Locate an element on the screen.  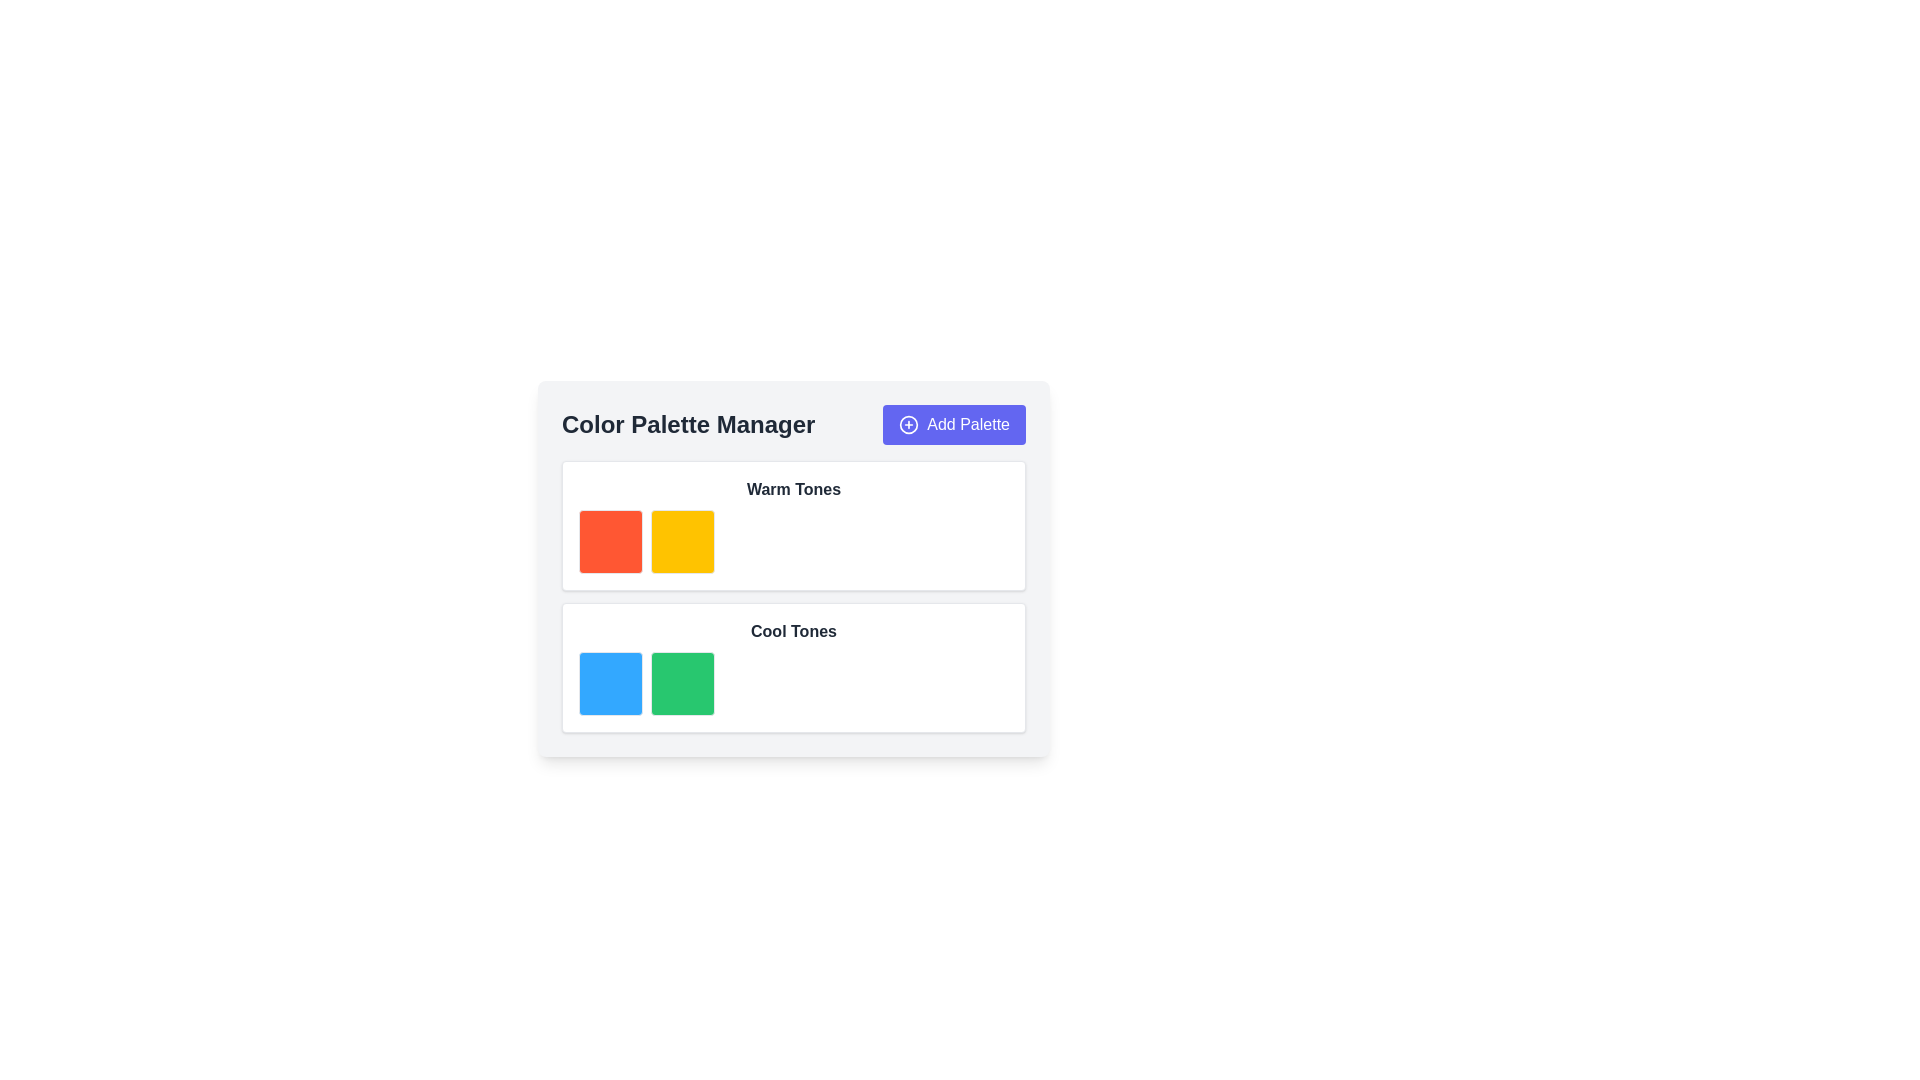
the second selectable color block with a solid green background, located under the 'Cool Tones' section is located at coordinates (682, 682).